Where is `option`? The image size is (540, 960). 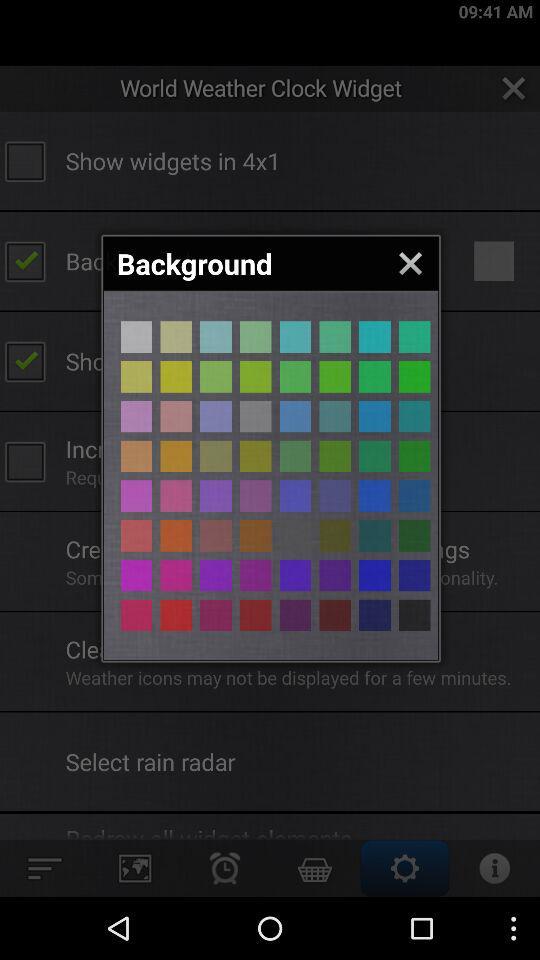 option is located at coordinates (176, 415).